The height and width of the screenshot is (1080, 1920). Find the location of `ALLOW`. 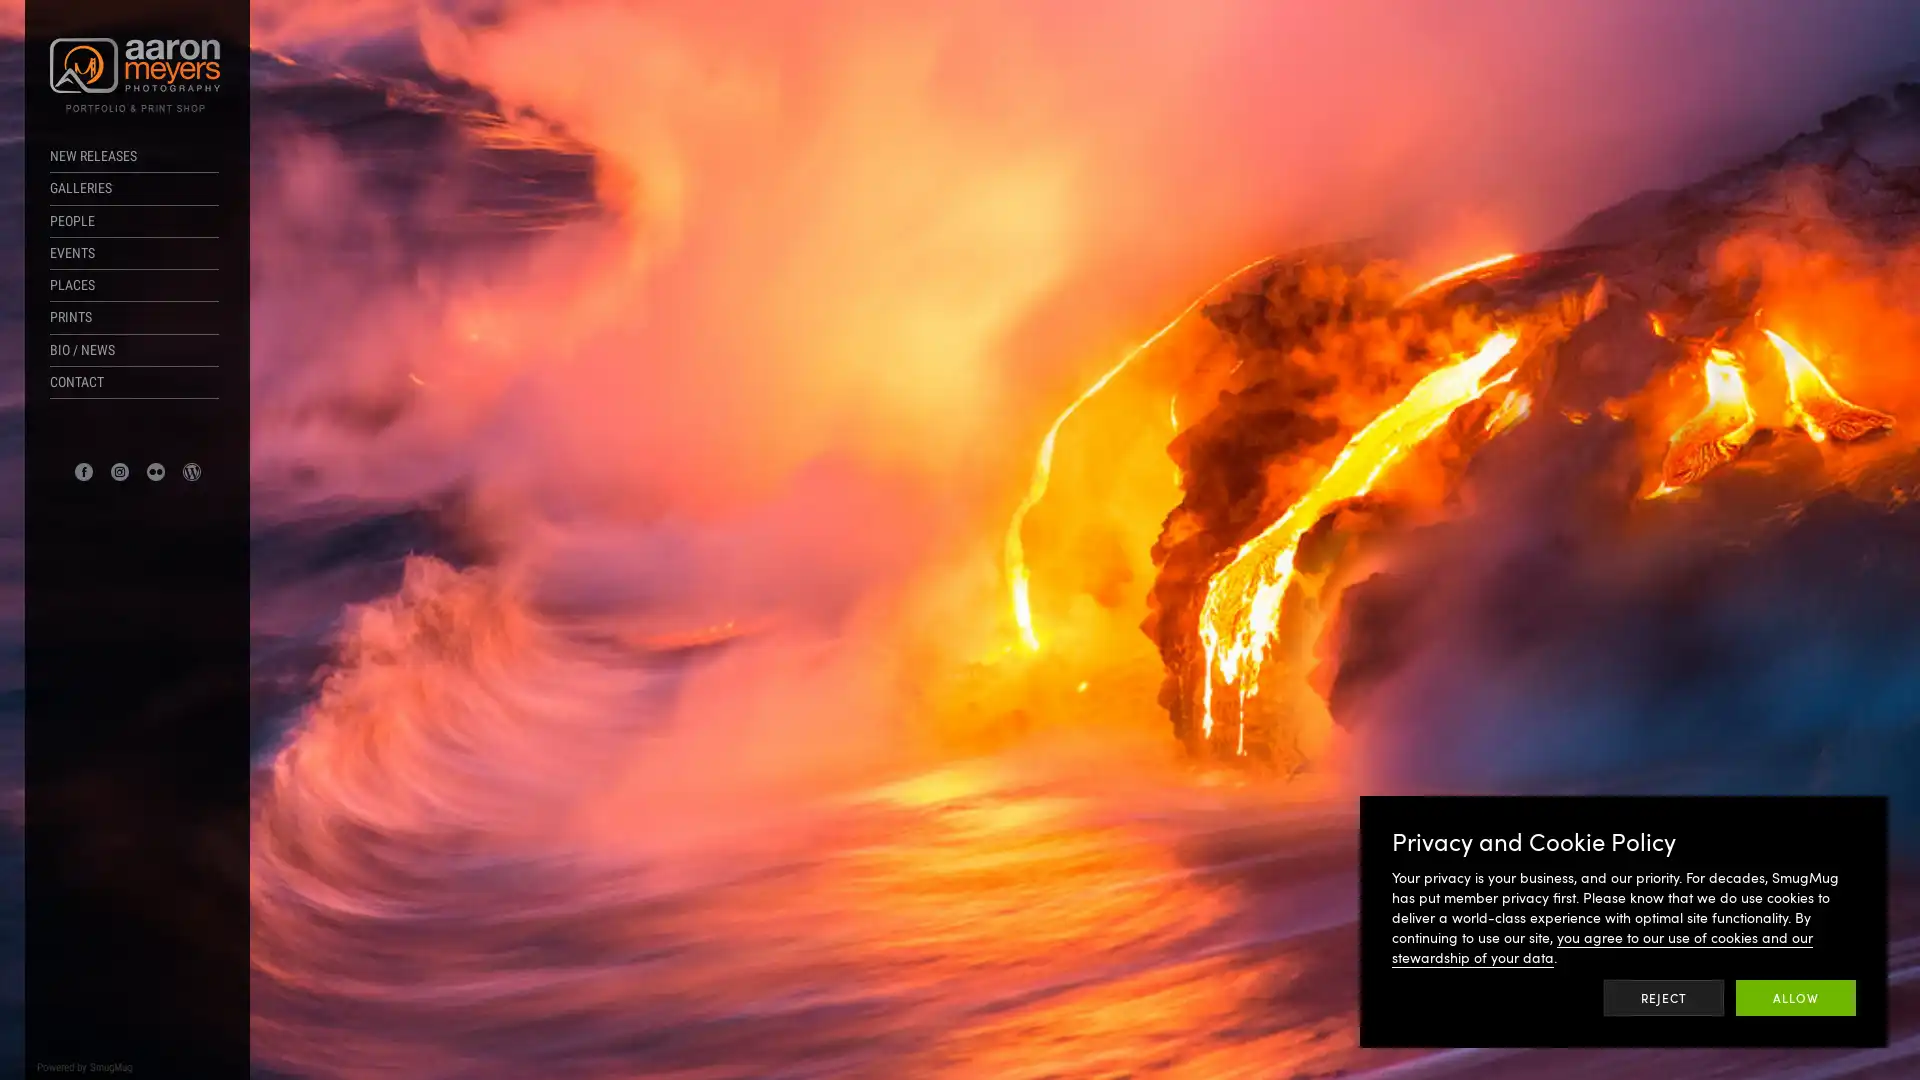

ALLOW is located at coordinates (1795, 998).